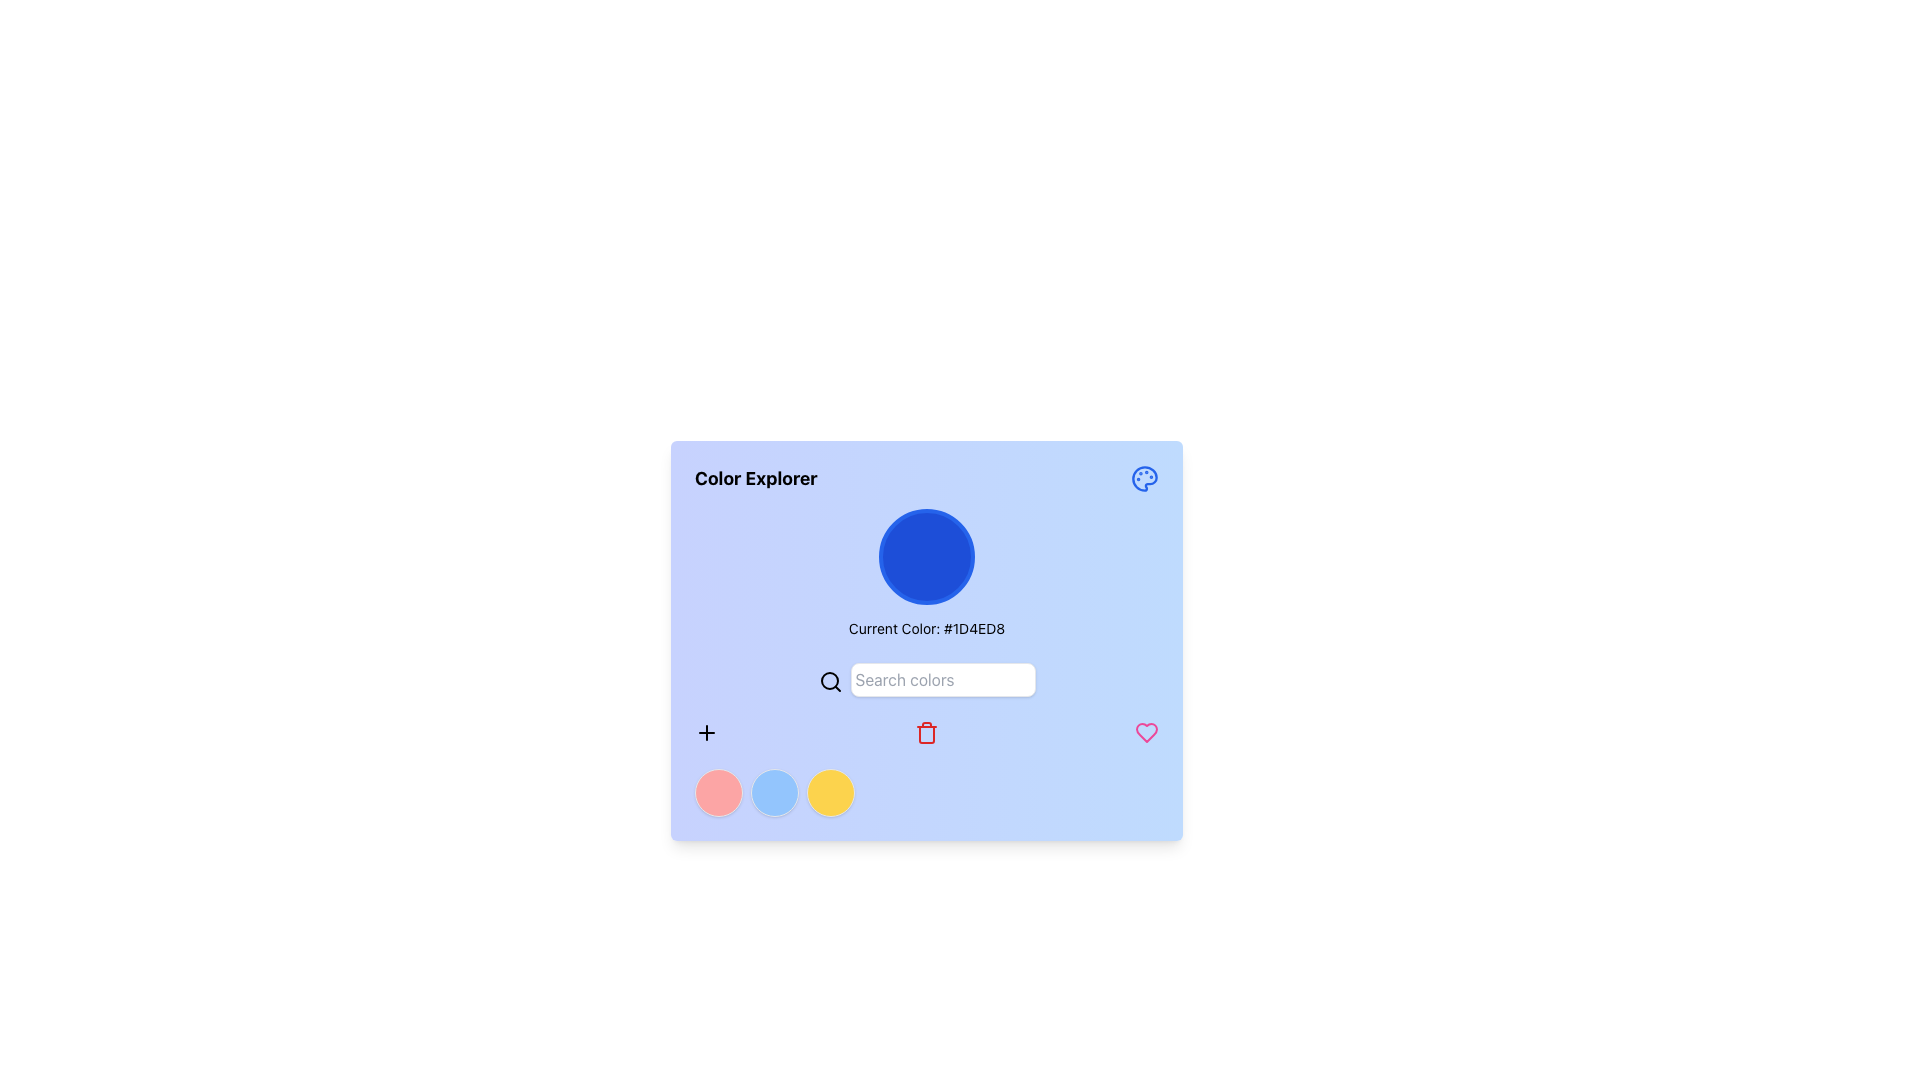  Describe the element at coordinates (925, 732) in the screenshot. I see `the trash bin icon button` at that location.